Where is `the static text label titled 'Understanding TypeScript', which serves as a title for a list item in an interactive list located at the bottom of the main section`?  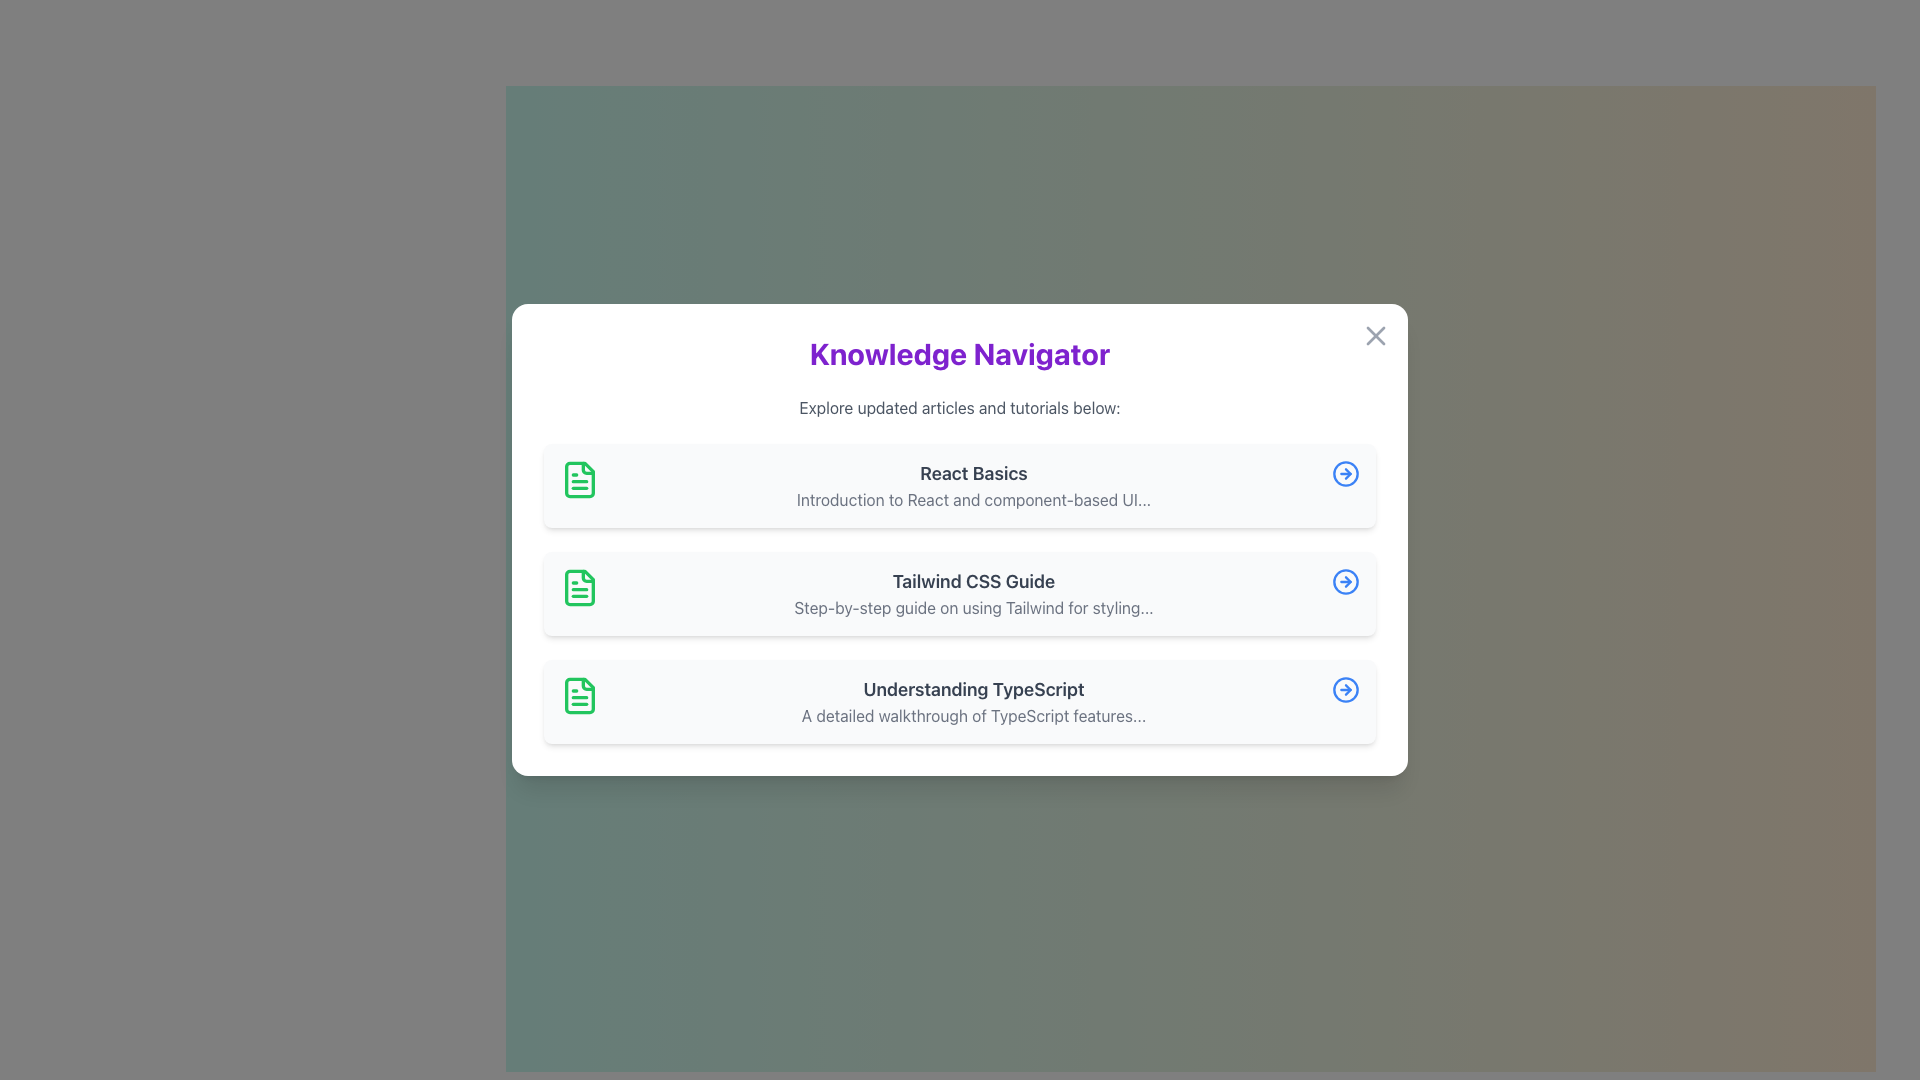
the static text label titled 'Understanding TypeScript', which serves as a title for a list item in an interactive list located at the bottom of the main section is located at coordinates (974, 689).